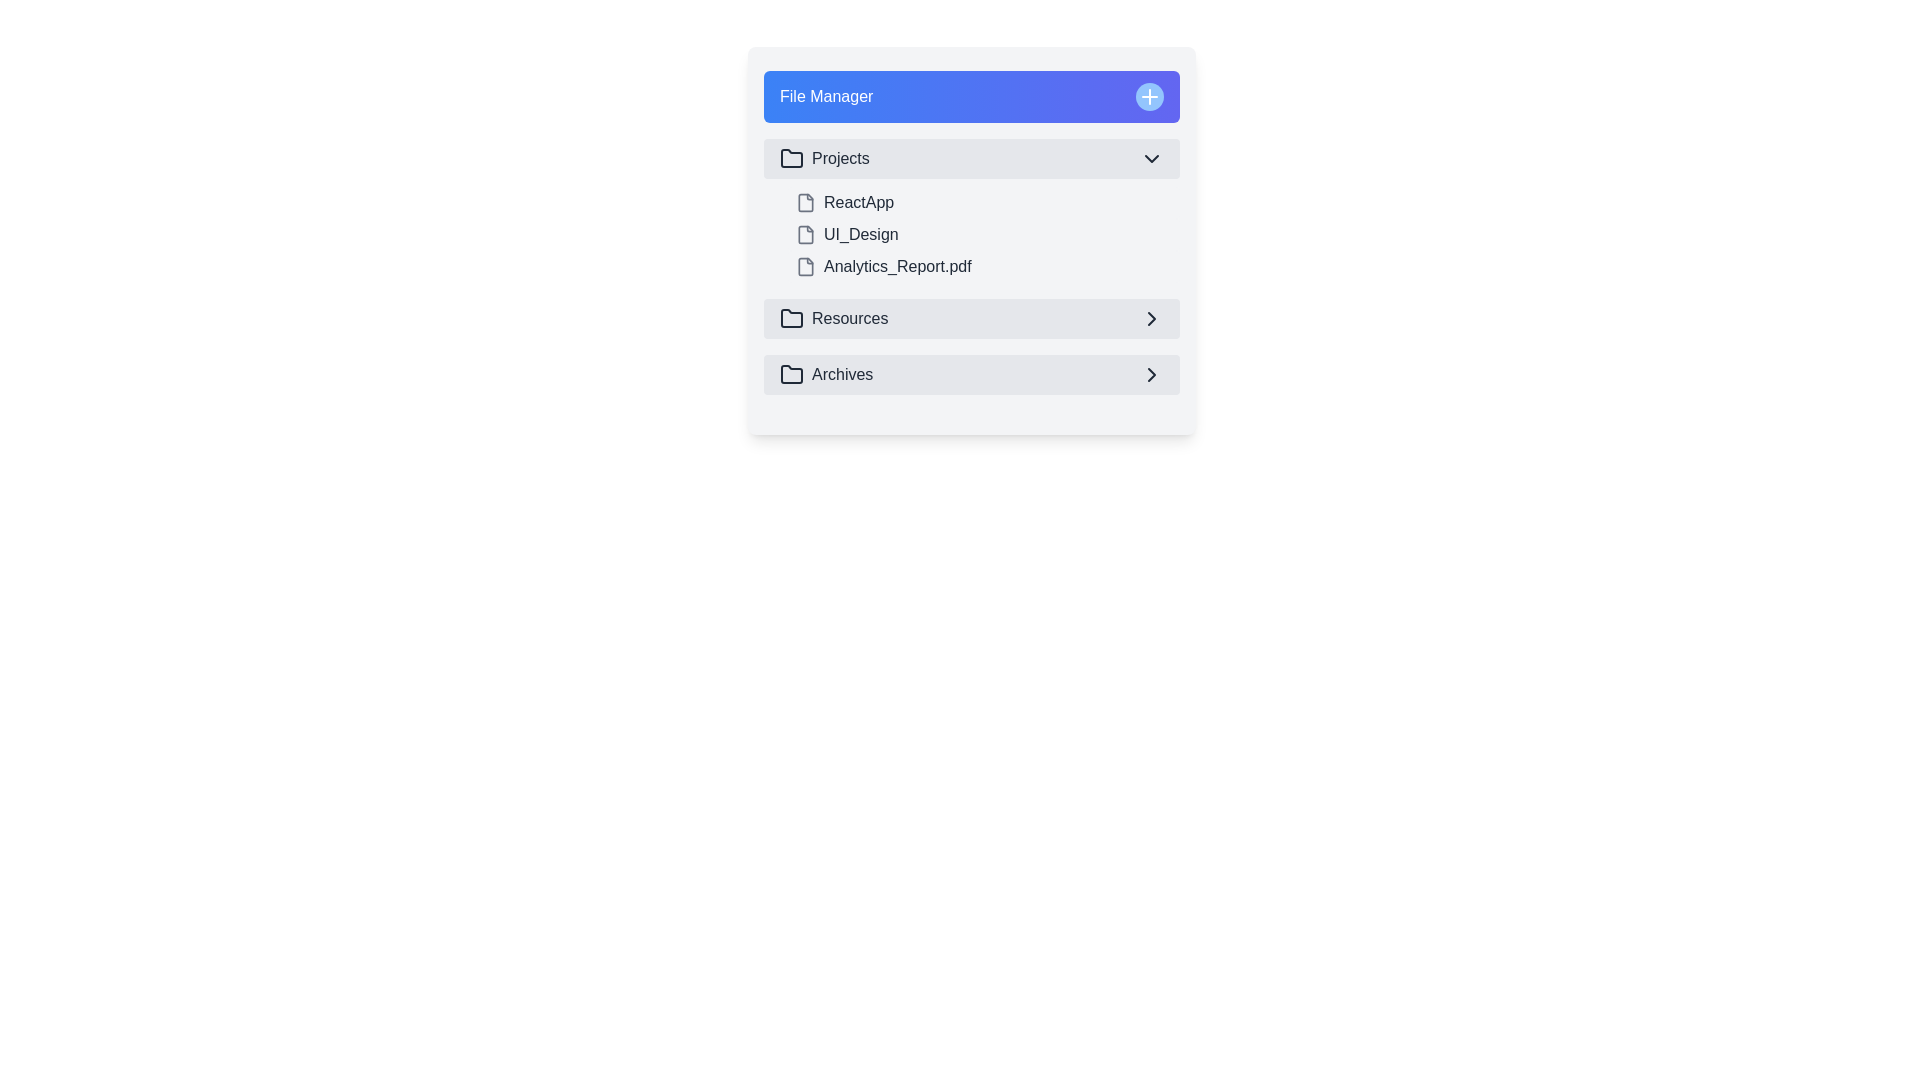 The width and height of the screenshot is (1920, 1080). Describe the element at coordinates (806, 265) in the screenshot. I see `the file icon resembling a document or file, which is located next to the label 'Analytics_Report.pdf' within the 'Projects' folder in the file manager interface` at that location.